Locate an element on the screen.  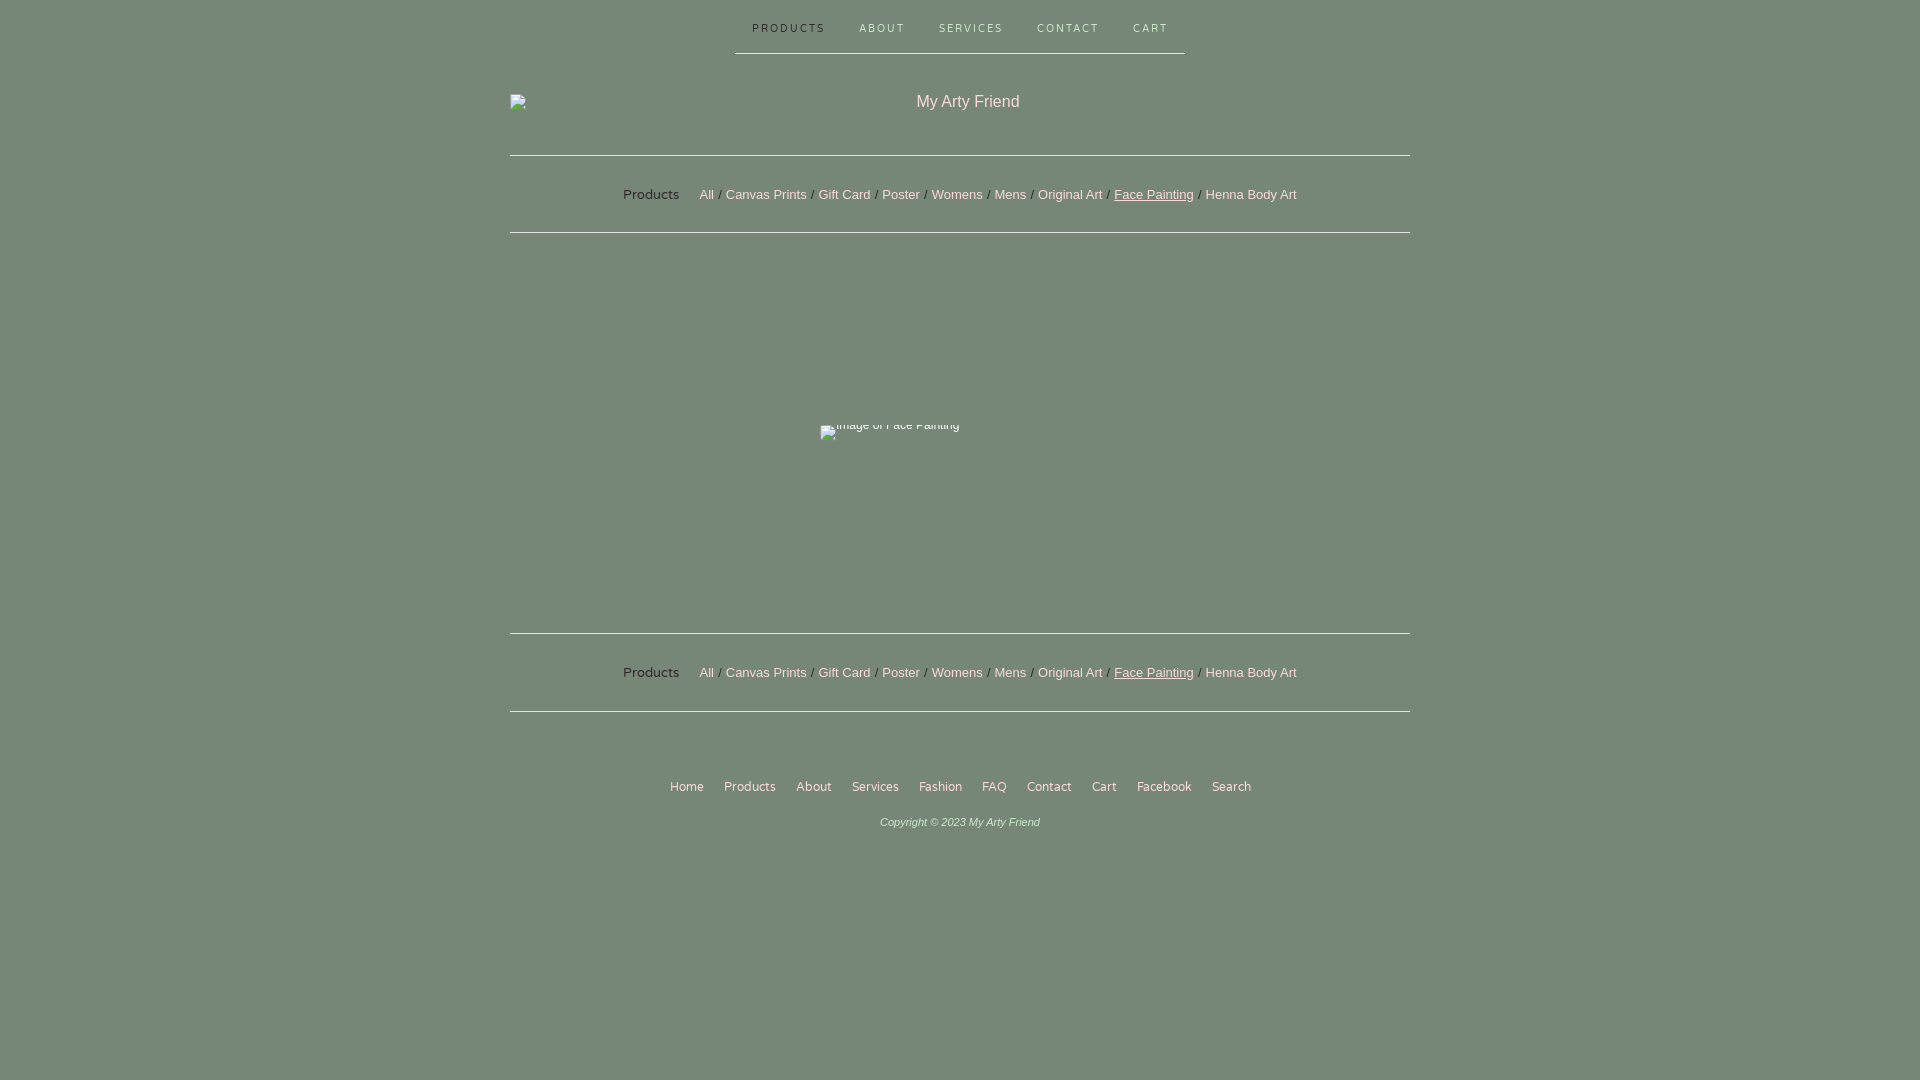
'Home' is located at coordinates (686, 786).